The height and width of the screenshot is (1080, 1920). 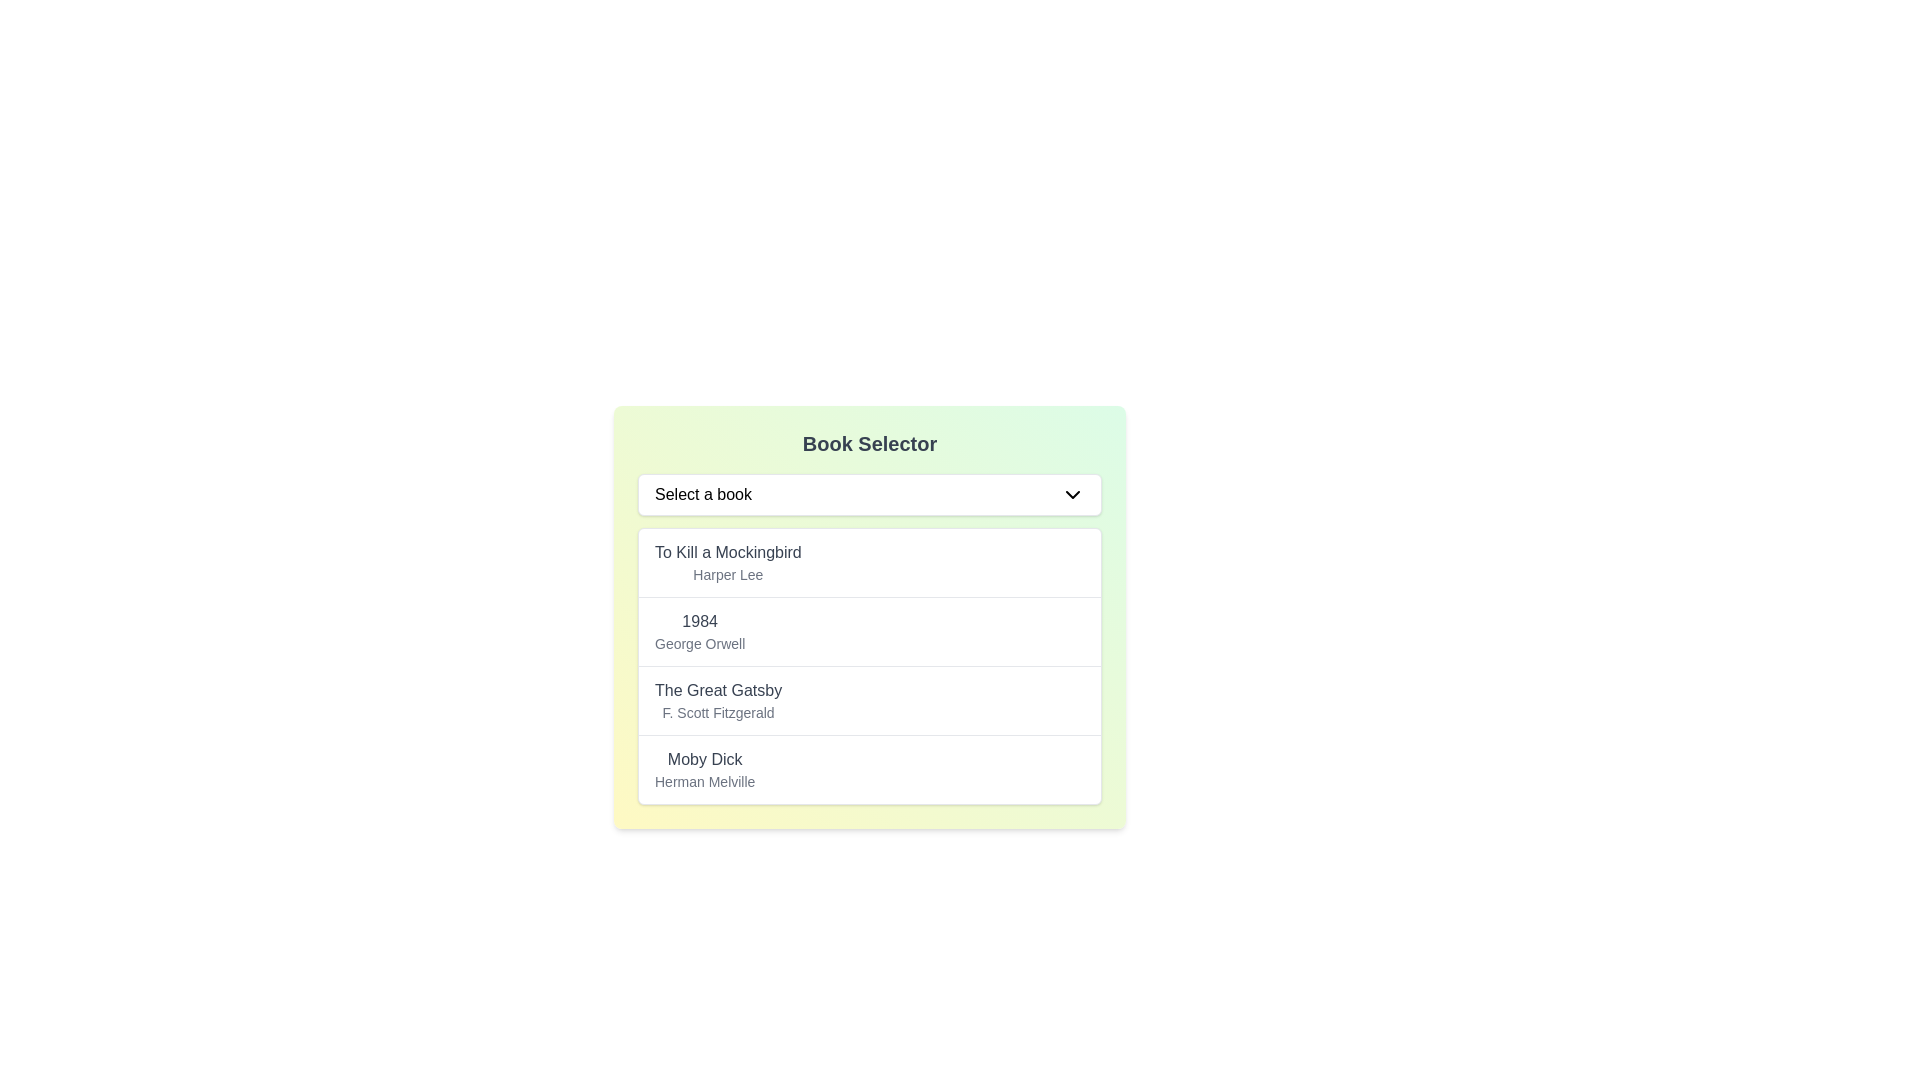 I want to click on the title text element that serves as a header for the section, positioned directly above the 'Select a book' dropdown, so click(x=869, y=442).